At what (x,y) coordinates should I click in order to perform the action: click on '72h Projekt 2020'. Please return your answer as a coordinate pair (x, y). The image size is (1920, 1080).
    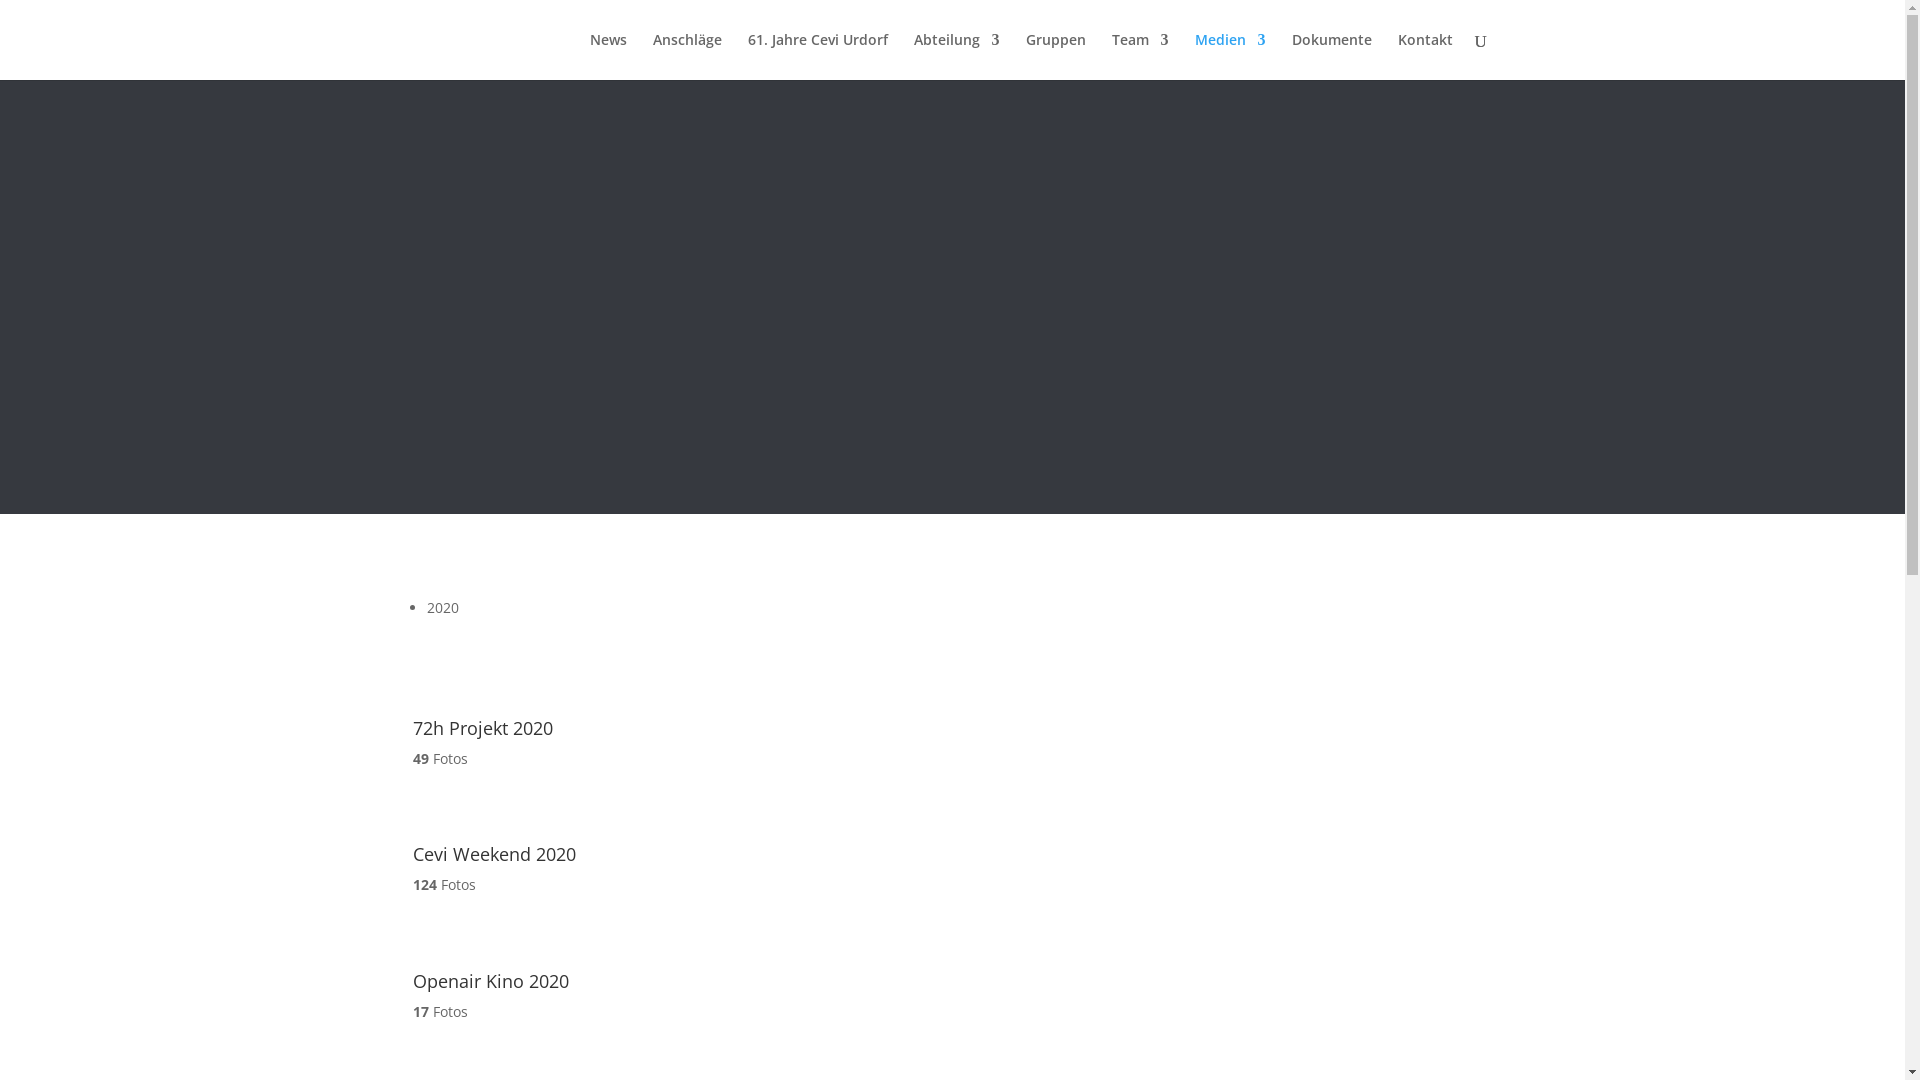
    Looking at the image, I should click on (481, 728).